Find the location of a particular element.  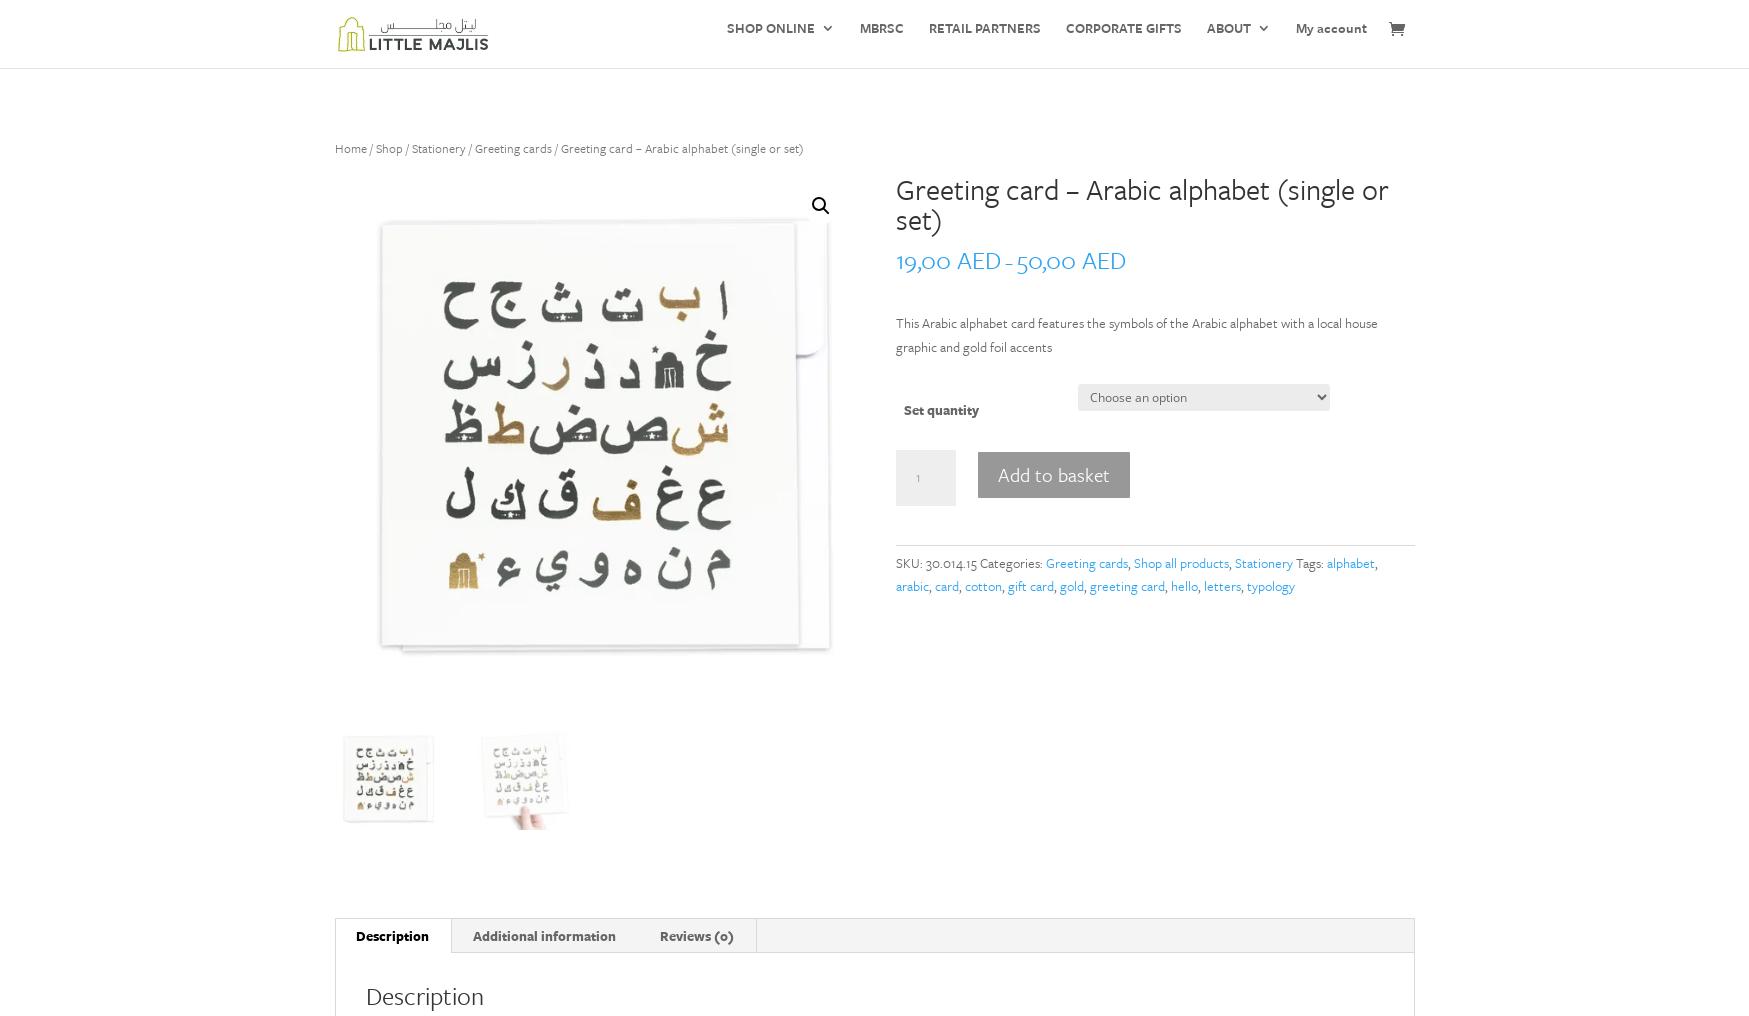

'typology' is located at coordinates (1269, 586).